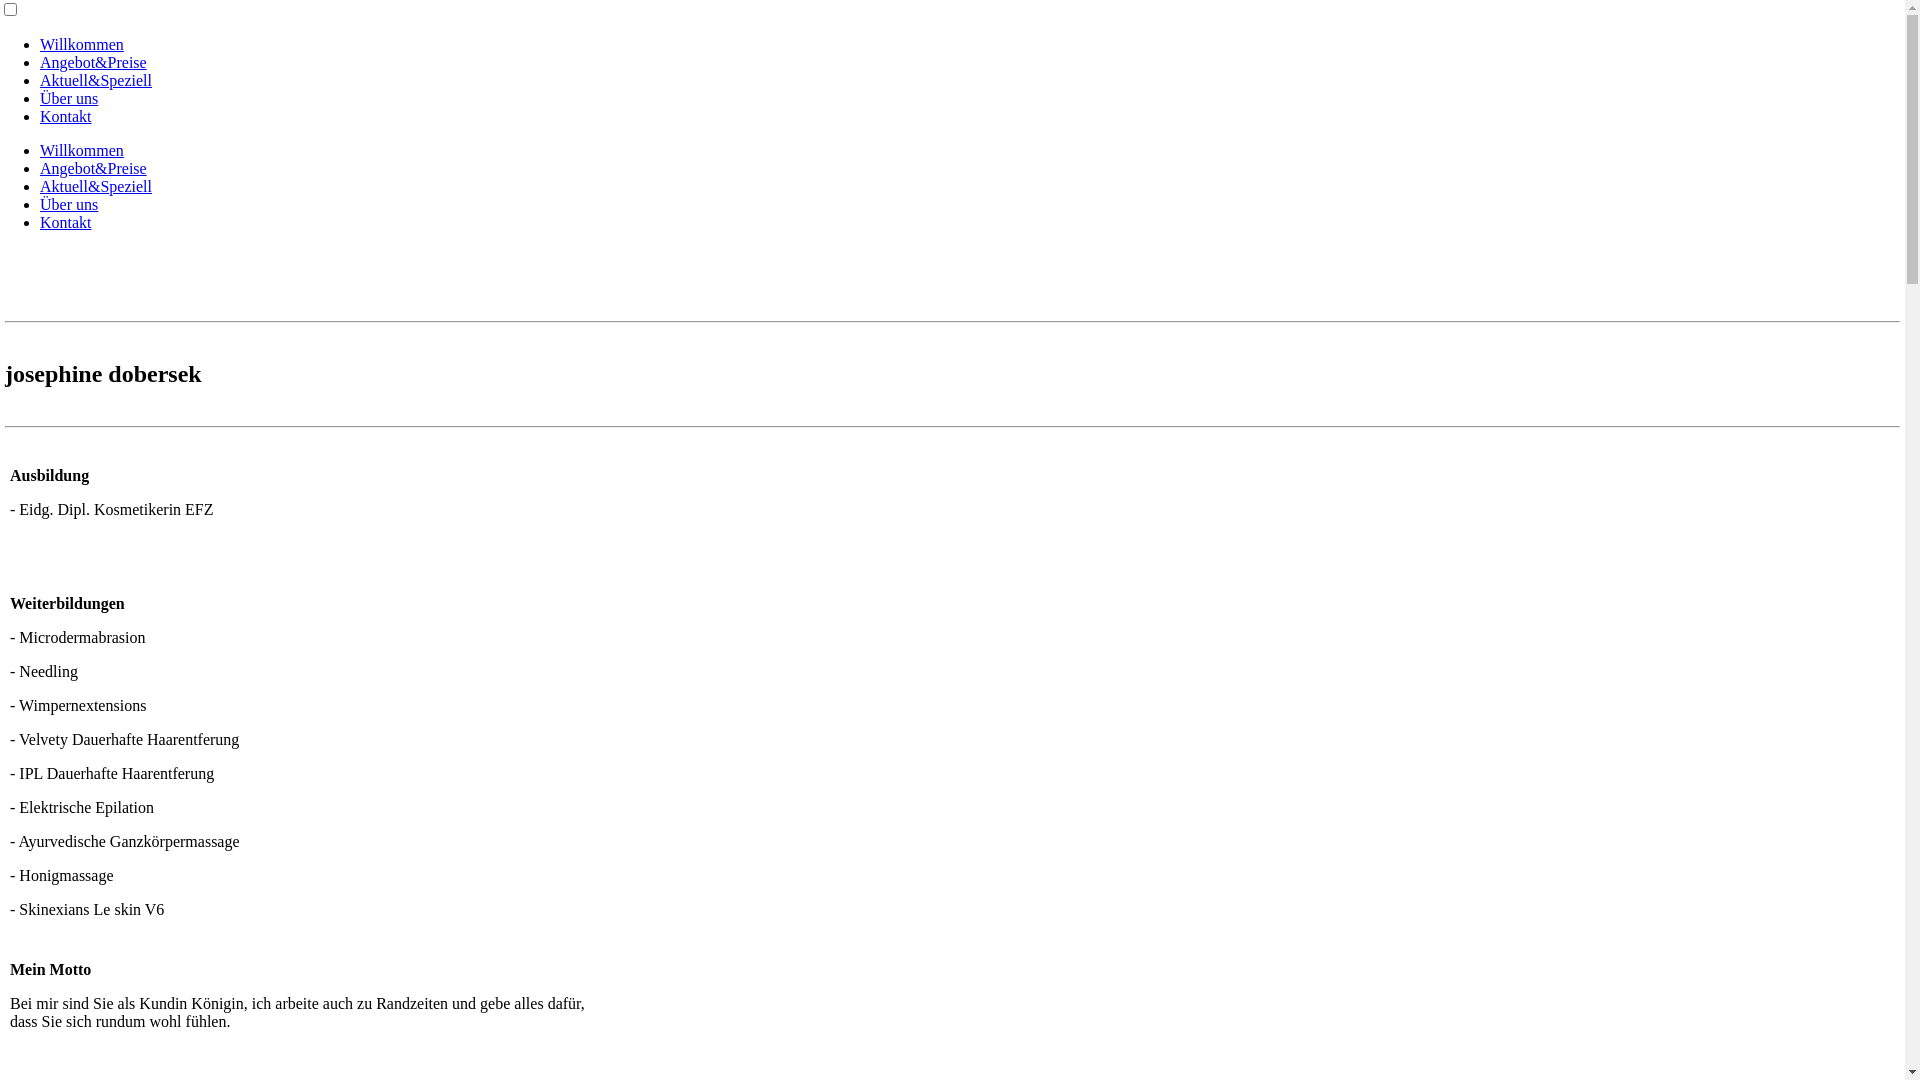 The height and width of the screenshot is (1080, 1920). Describe the element at coordinates (92, 61) in the screenshot. I see `'Angebot&Preise'` at that location.